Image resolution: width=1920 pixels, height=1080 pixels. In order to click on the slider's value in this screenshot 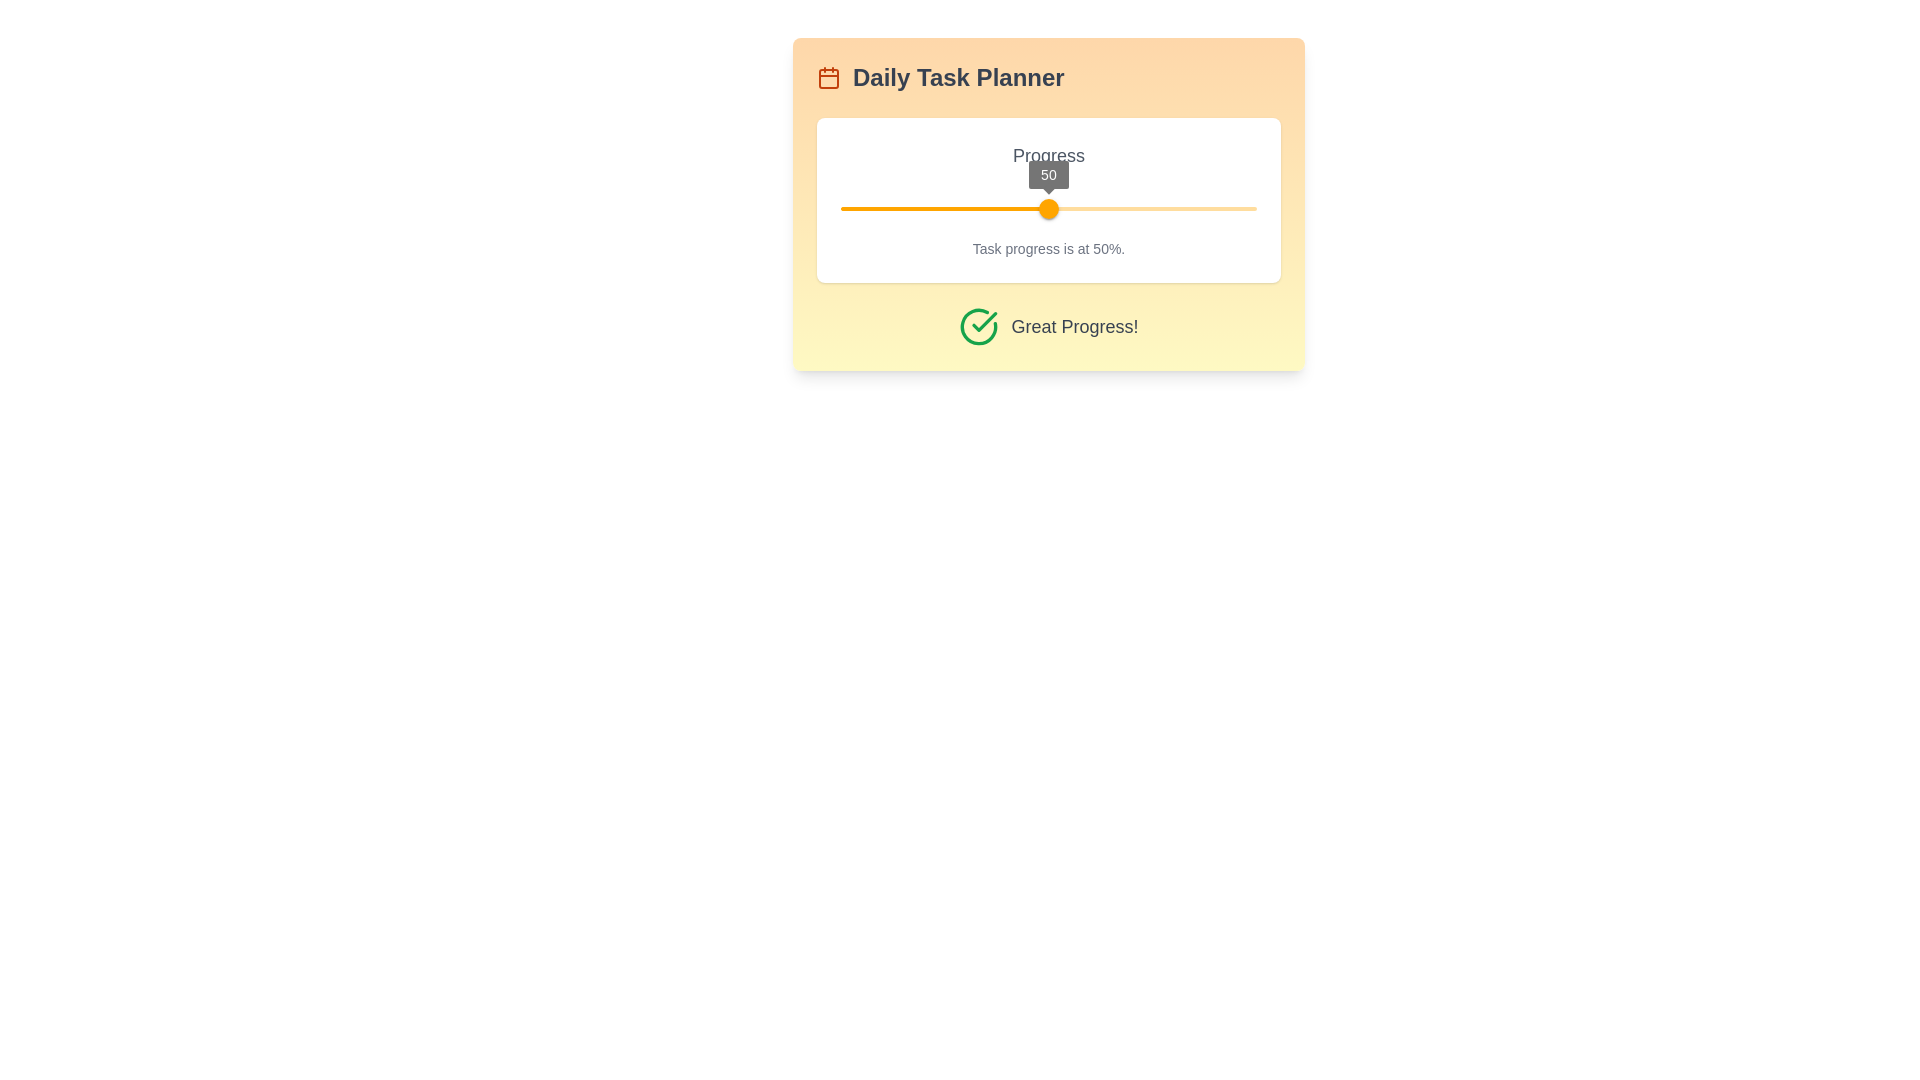, I will do `click(1123, 208)`.